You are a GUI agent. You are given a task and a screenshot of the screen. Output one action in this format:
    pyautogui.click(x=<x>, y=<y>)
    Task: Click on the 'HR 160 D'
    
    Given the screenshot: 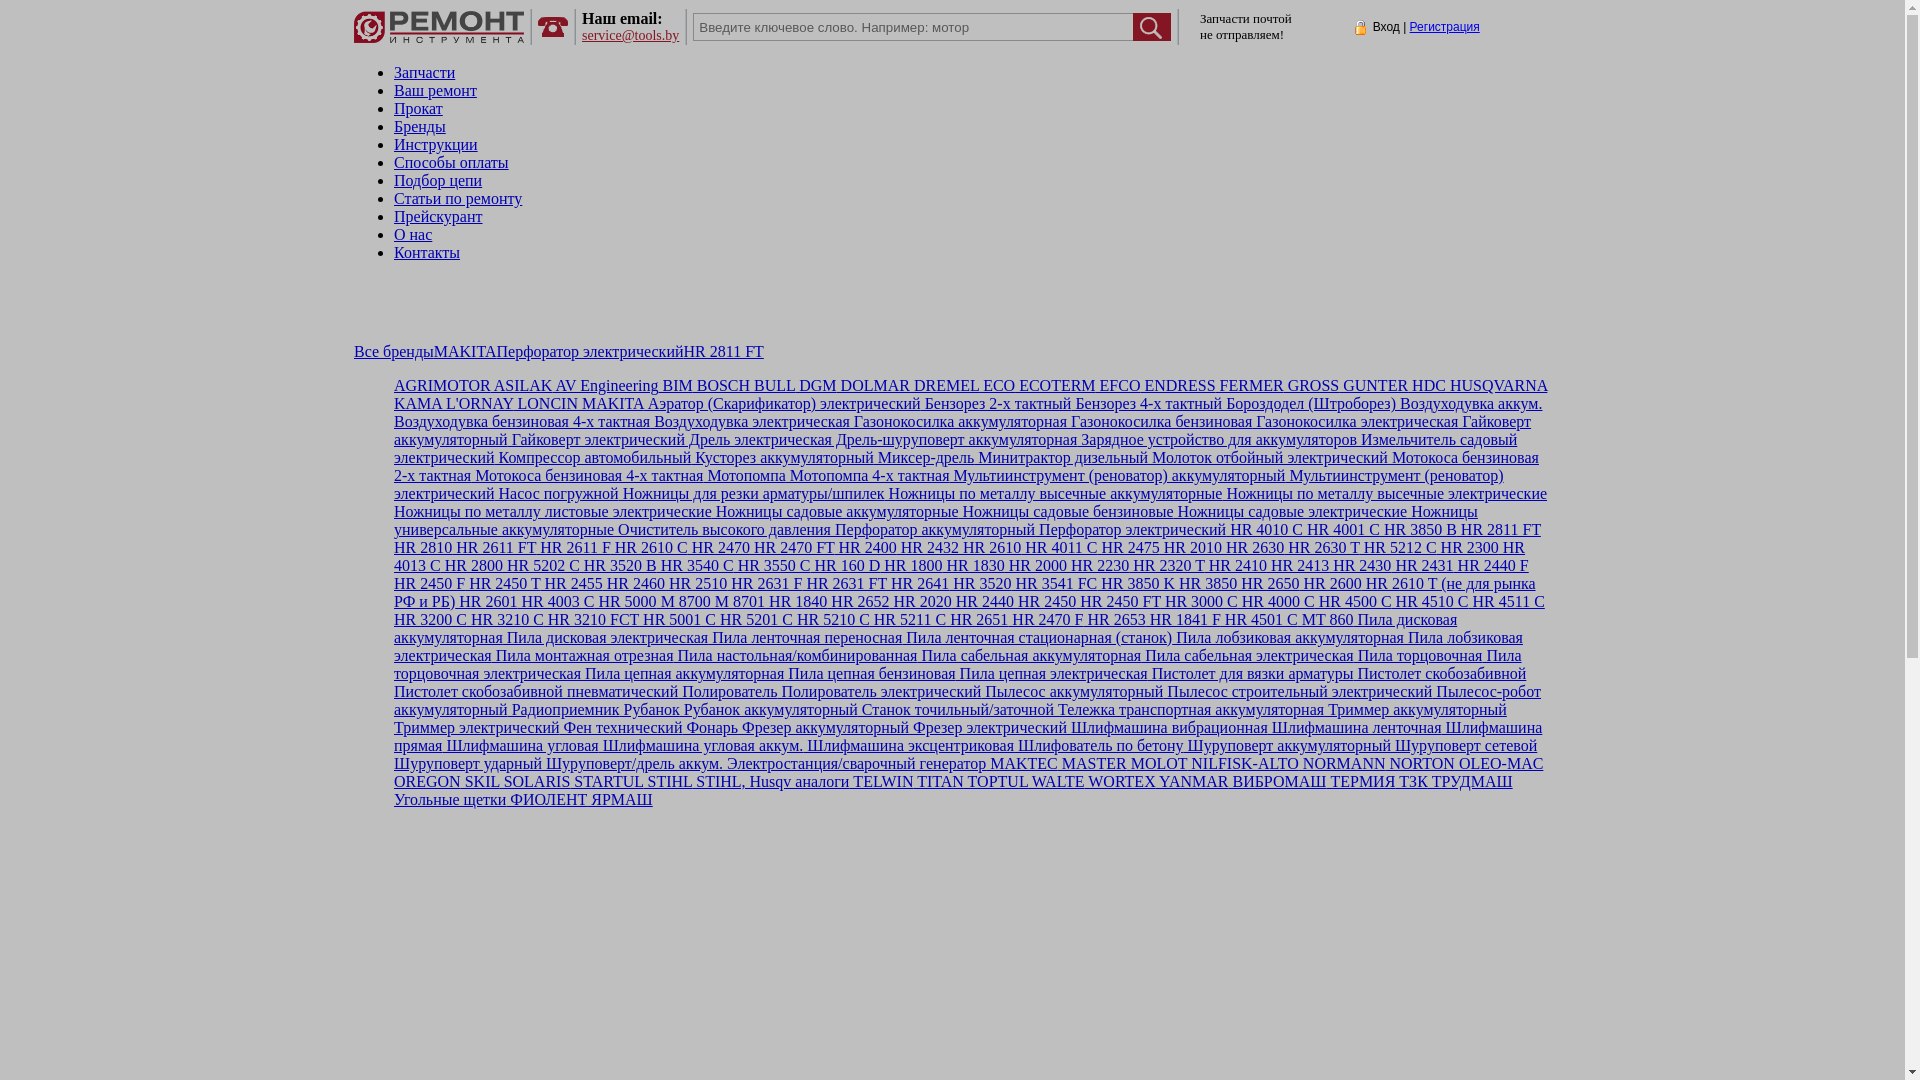 What is the action you would take?
    pyautogui.click(x=811, y=565)
    